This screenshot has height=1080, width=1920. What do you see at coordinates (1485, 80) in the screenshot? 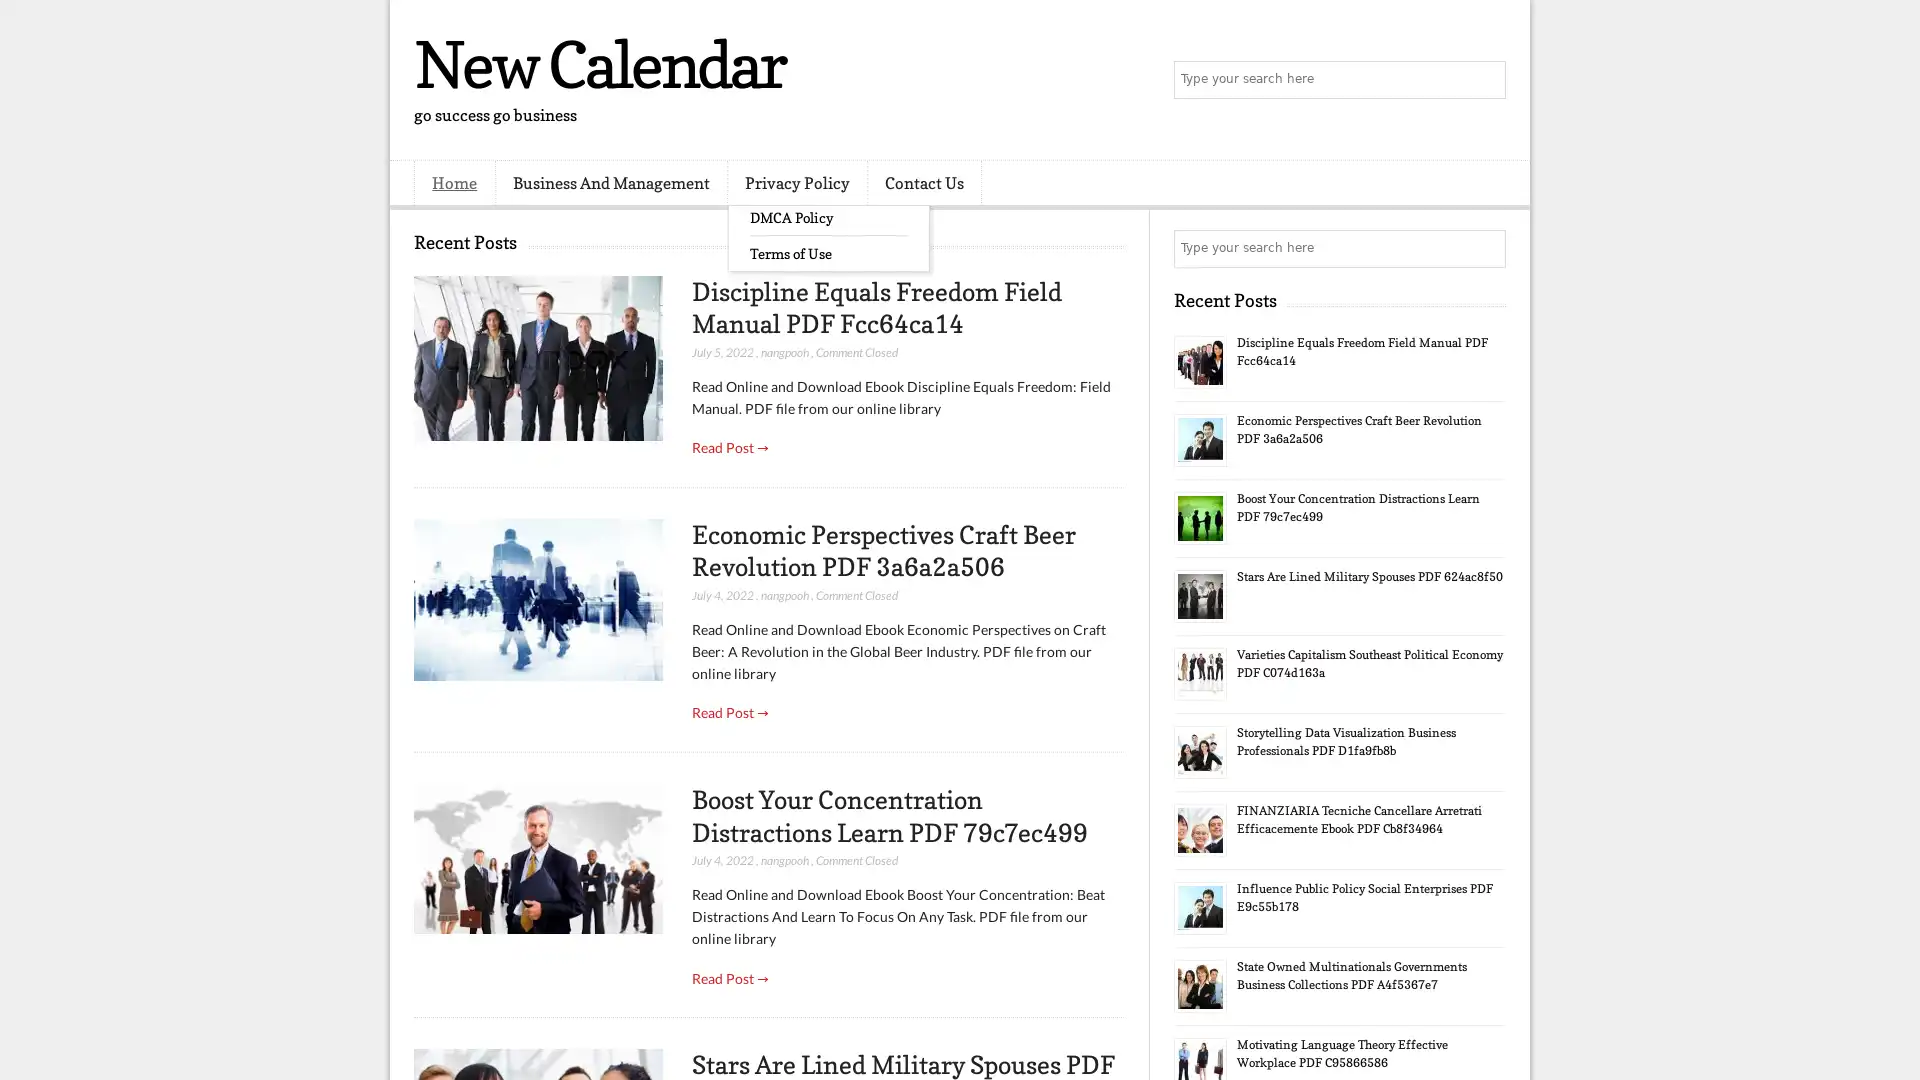
I see `Search` at bounding box center [1485, 80].